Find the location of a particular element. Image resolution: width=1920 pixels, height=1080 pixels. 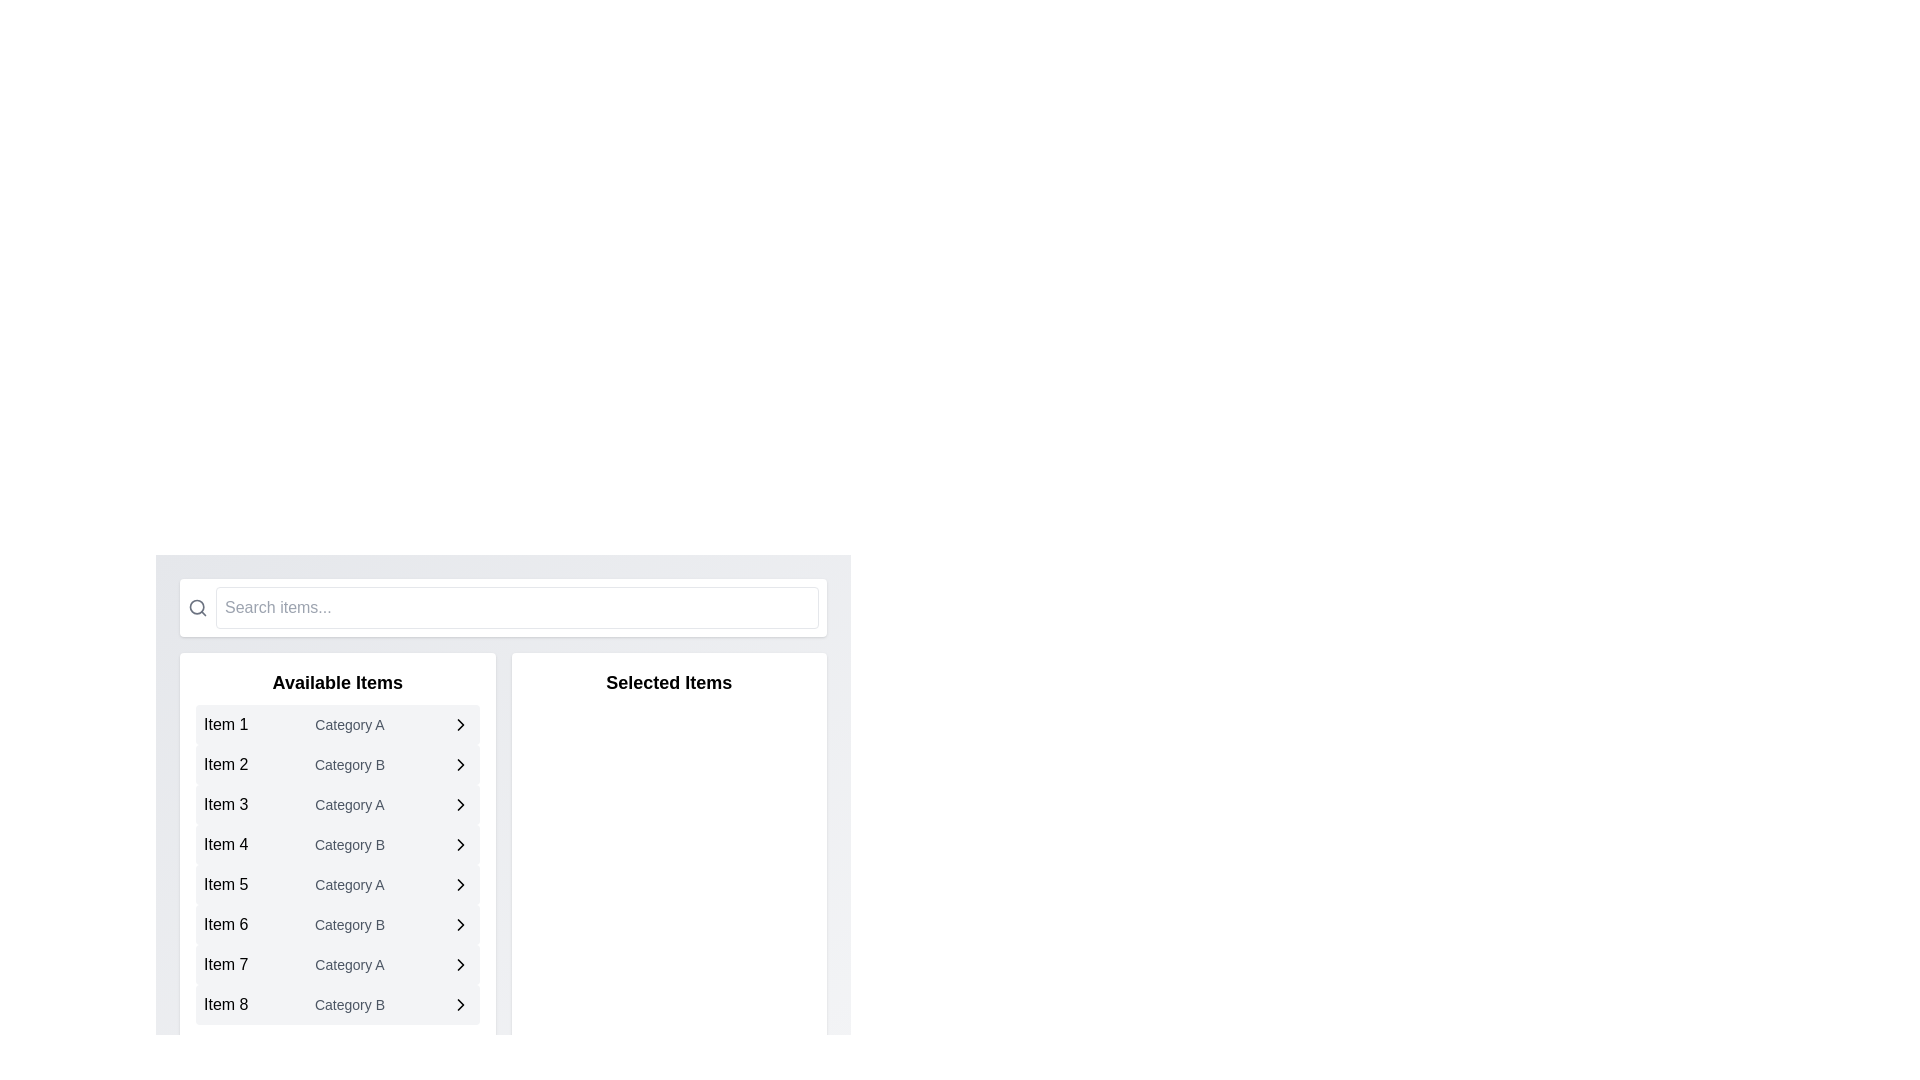

the list item labeled 'Item 6' in the 'Available Items' section is located at coordinates (337, 925).